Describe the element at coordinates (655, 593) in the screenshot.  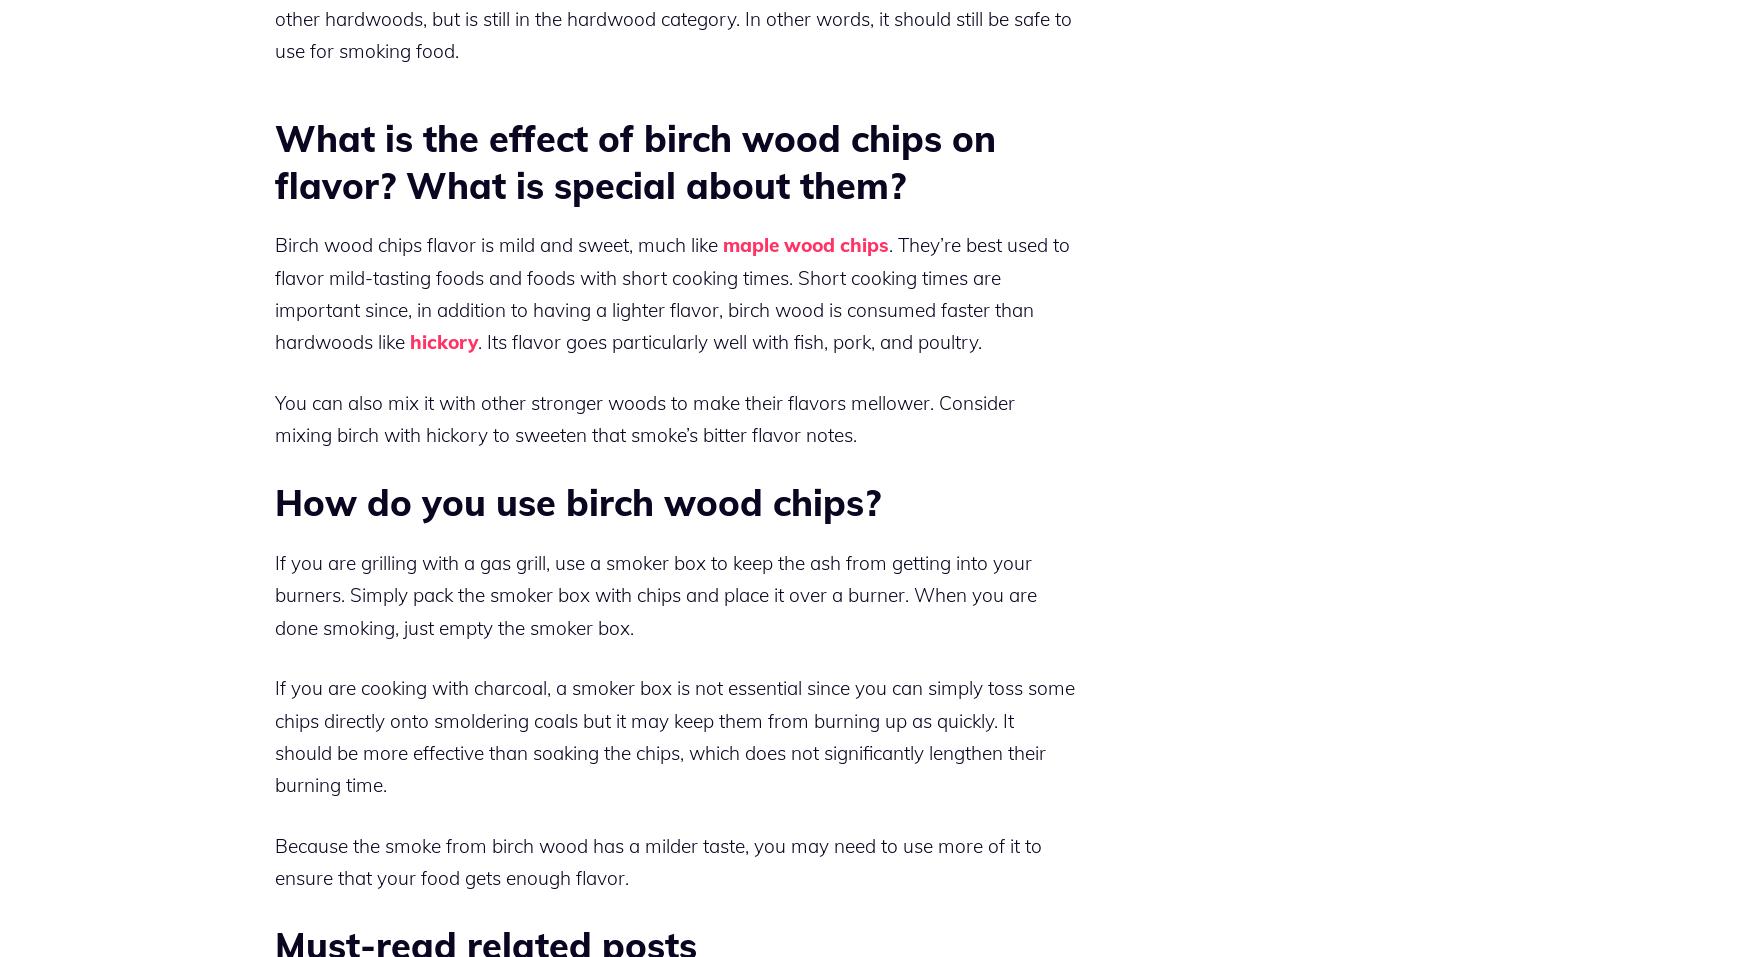
I see `'If you are grilling with a gas grill, use a smoker box to keep the ash from getting into your burners. Simply pack the smoker box with chips and place it over a burner. When you are done smoking, just empty the smoker box.'` at that location.